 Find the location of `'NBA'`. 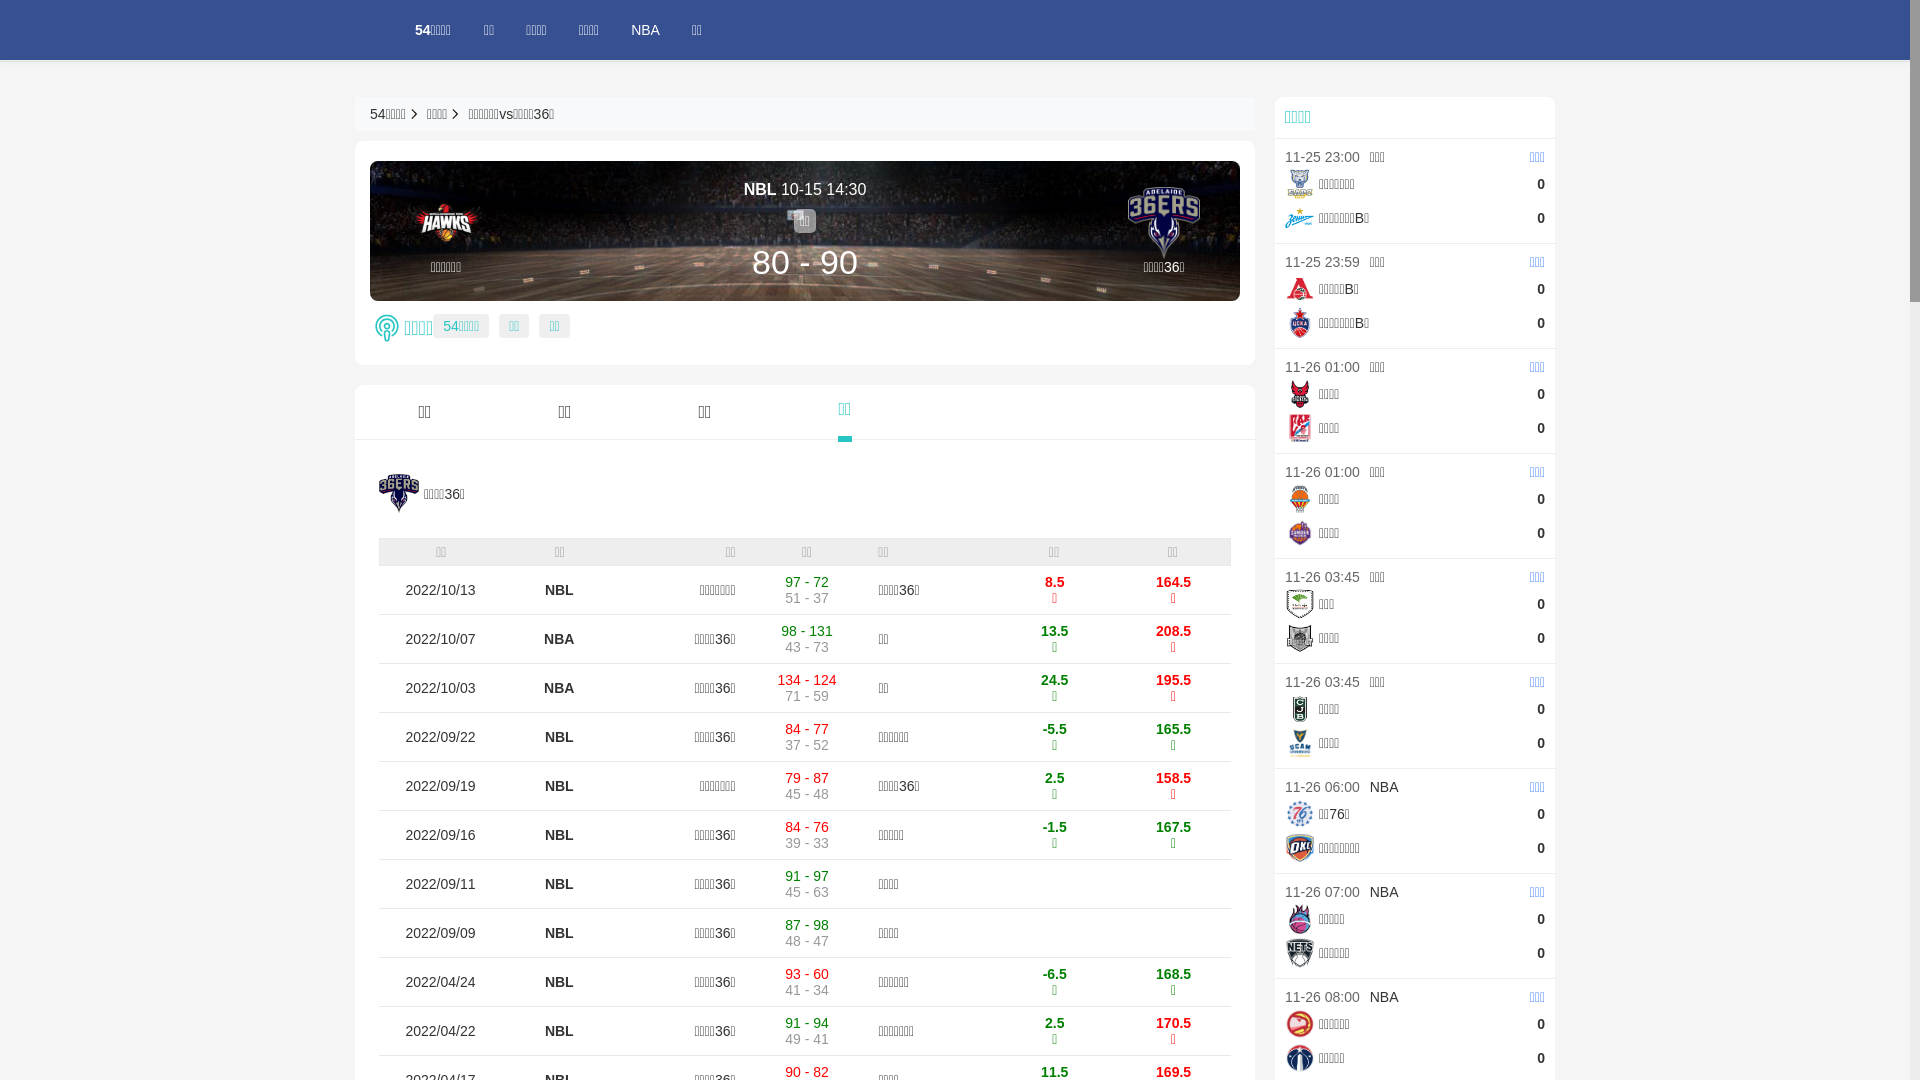

'NBA' is located at coordinates (645, 30).